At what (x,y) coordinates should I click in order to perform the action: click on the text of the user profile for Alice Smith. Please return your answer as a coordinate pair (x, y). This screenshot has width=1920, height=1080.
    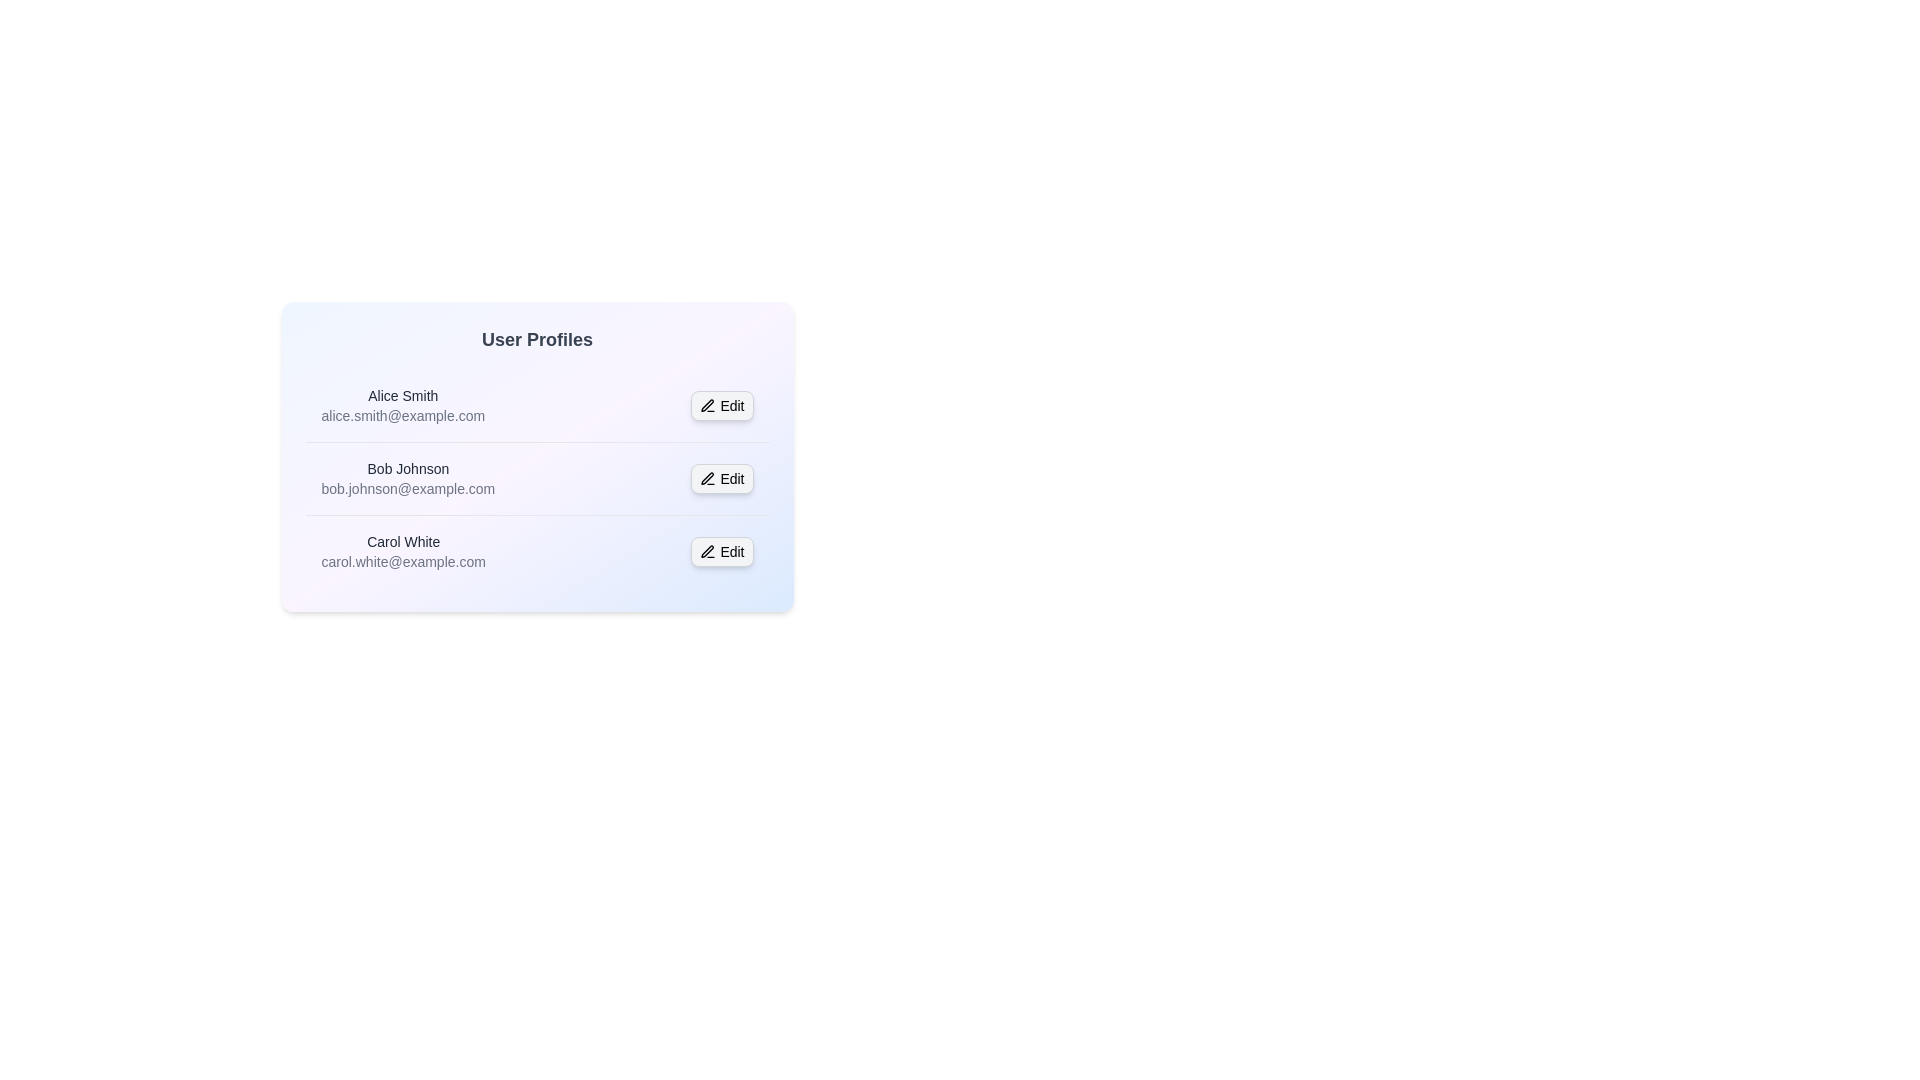
    Looking at the image, I should click on (321, 385).